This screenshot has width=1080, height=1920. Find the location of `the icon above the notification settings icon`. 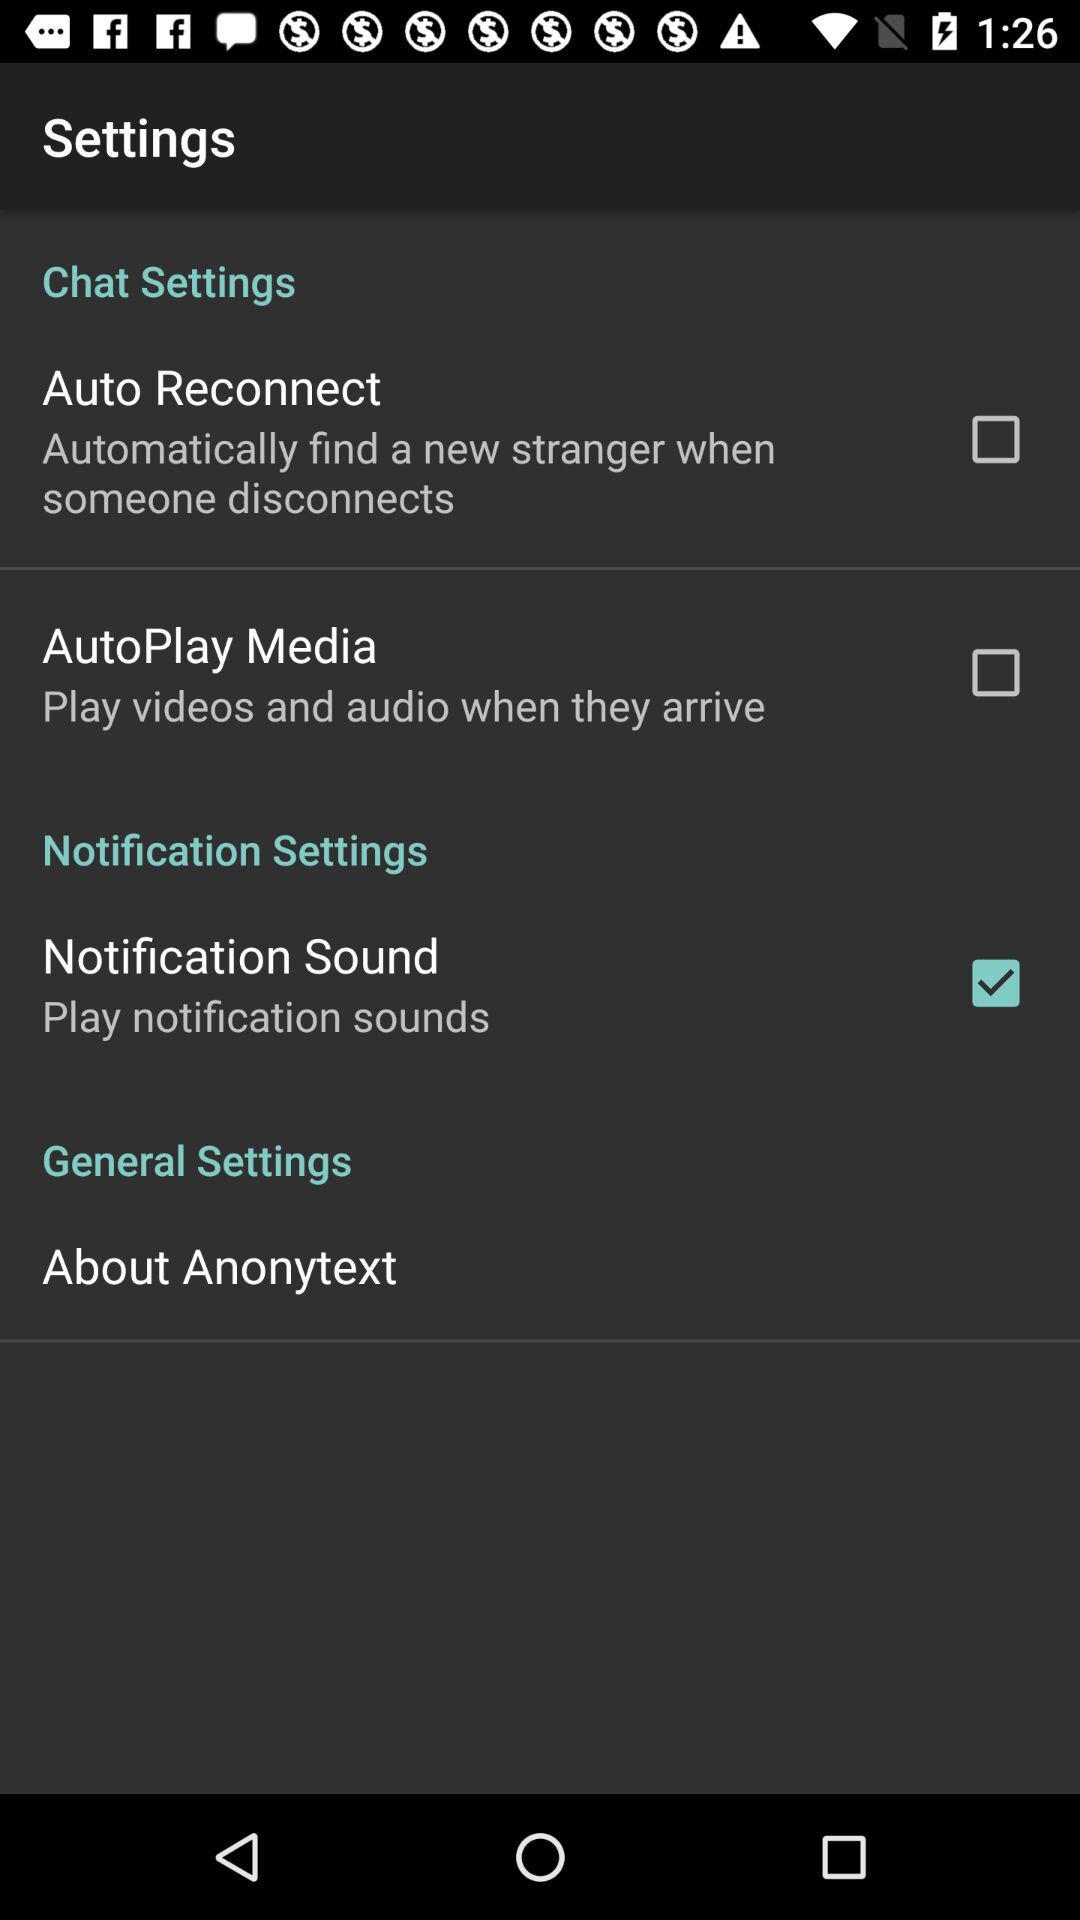

the icon above the notification settings icon is located at coordinates (403, 705).